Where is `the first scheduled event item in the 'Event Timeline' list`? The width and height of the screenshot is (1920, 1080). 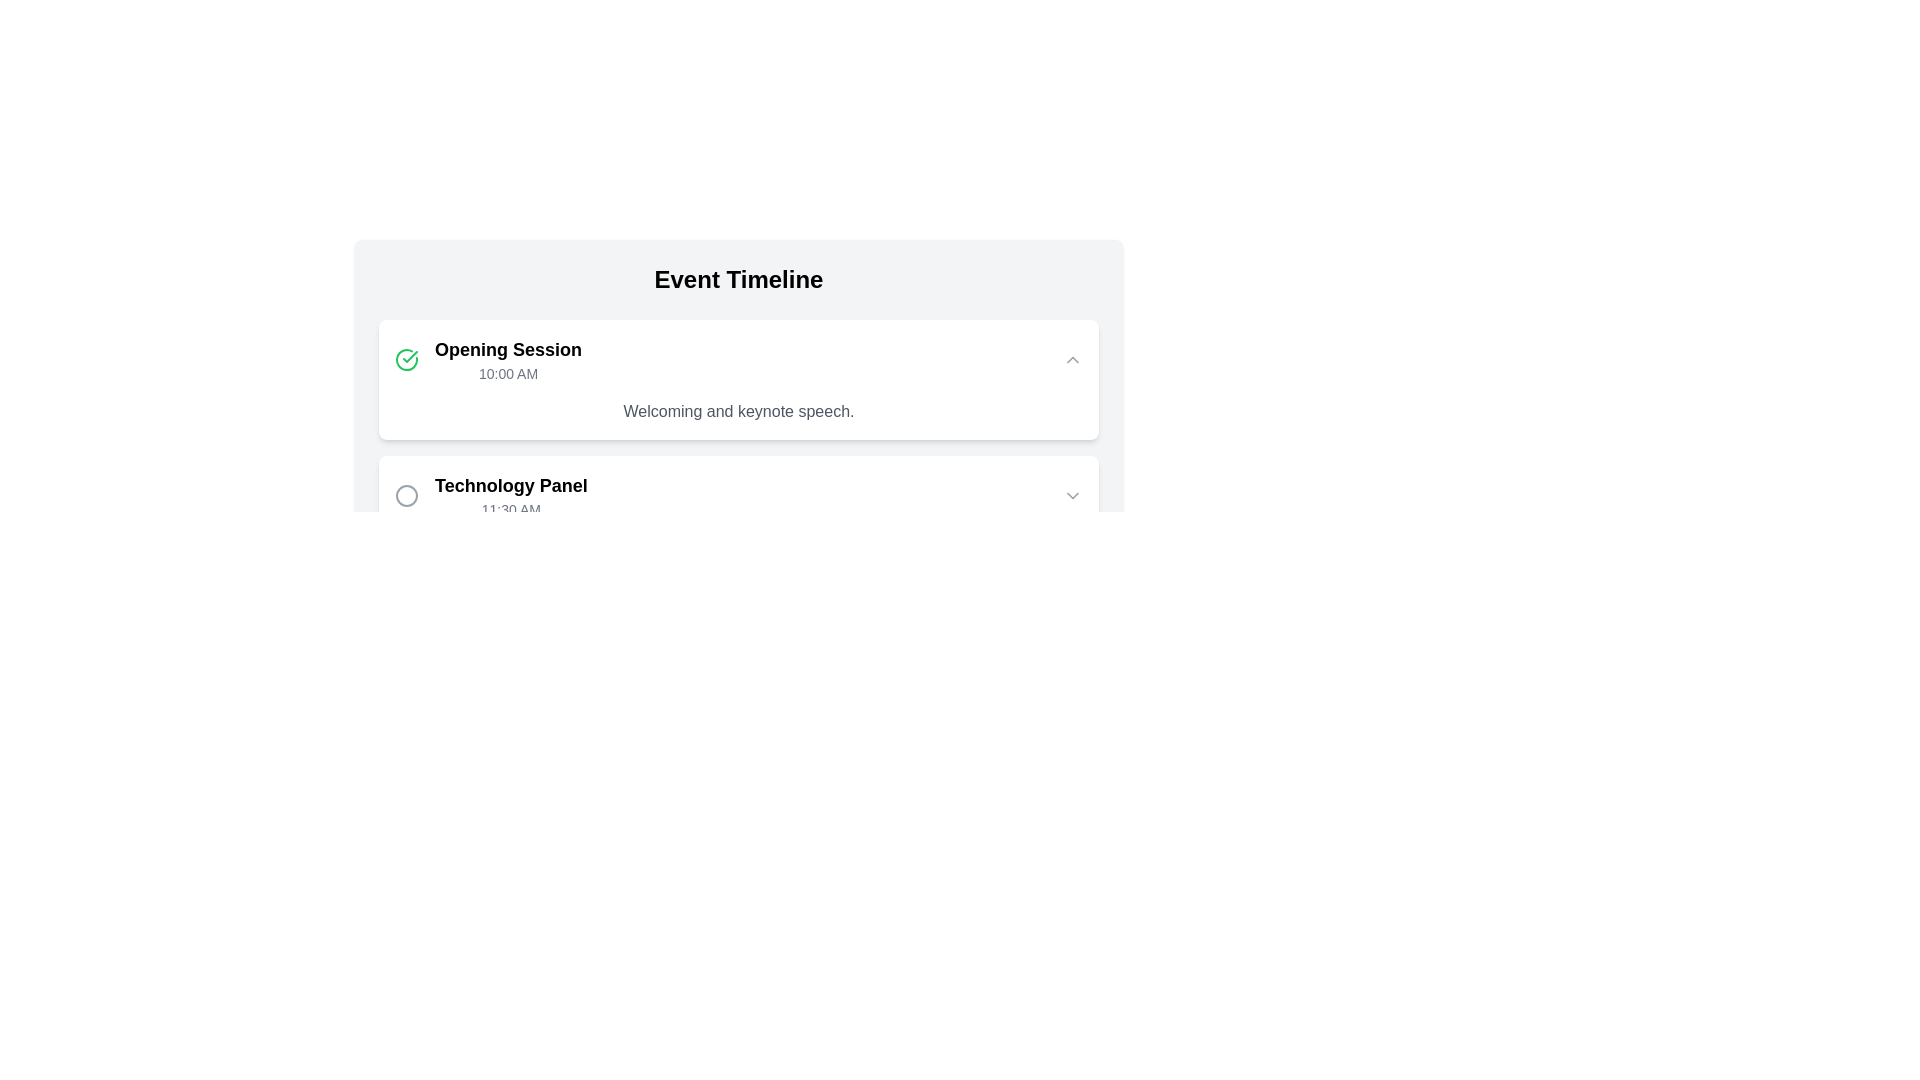
the first scheduled event item in the 'Event Timeline' list is located at coordinates (488, 358).